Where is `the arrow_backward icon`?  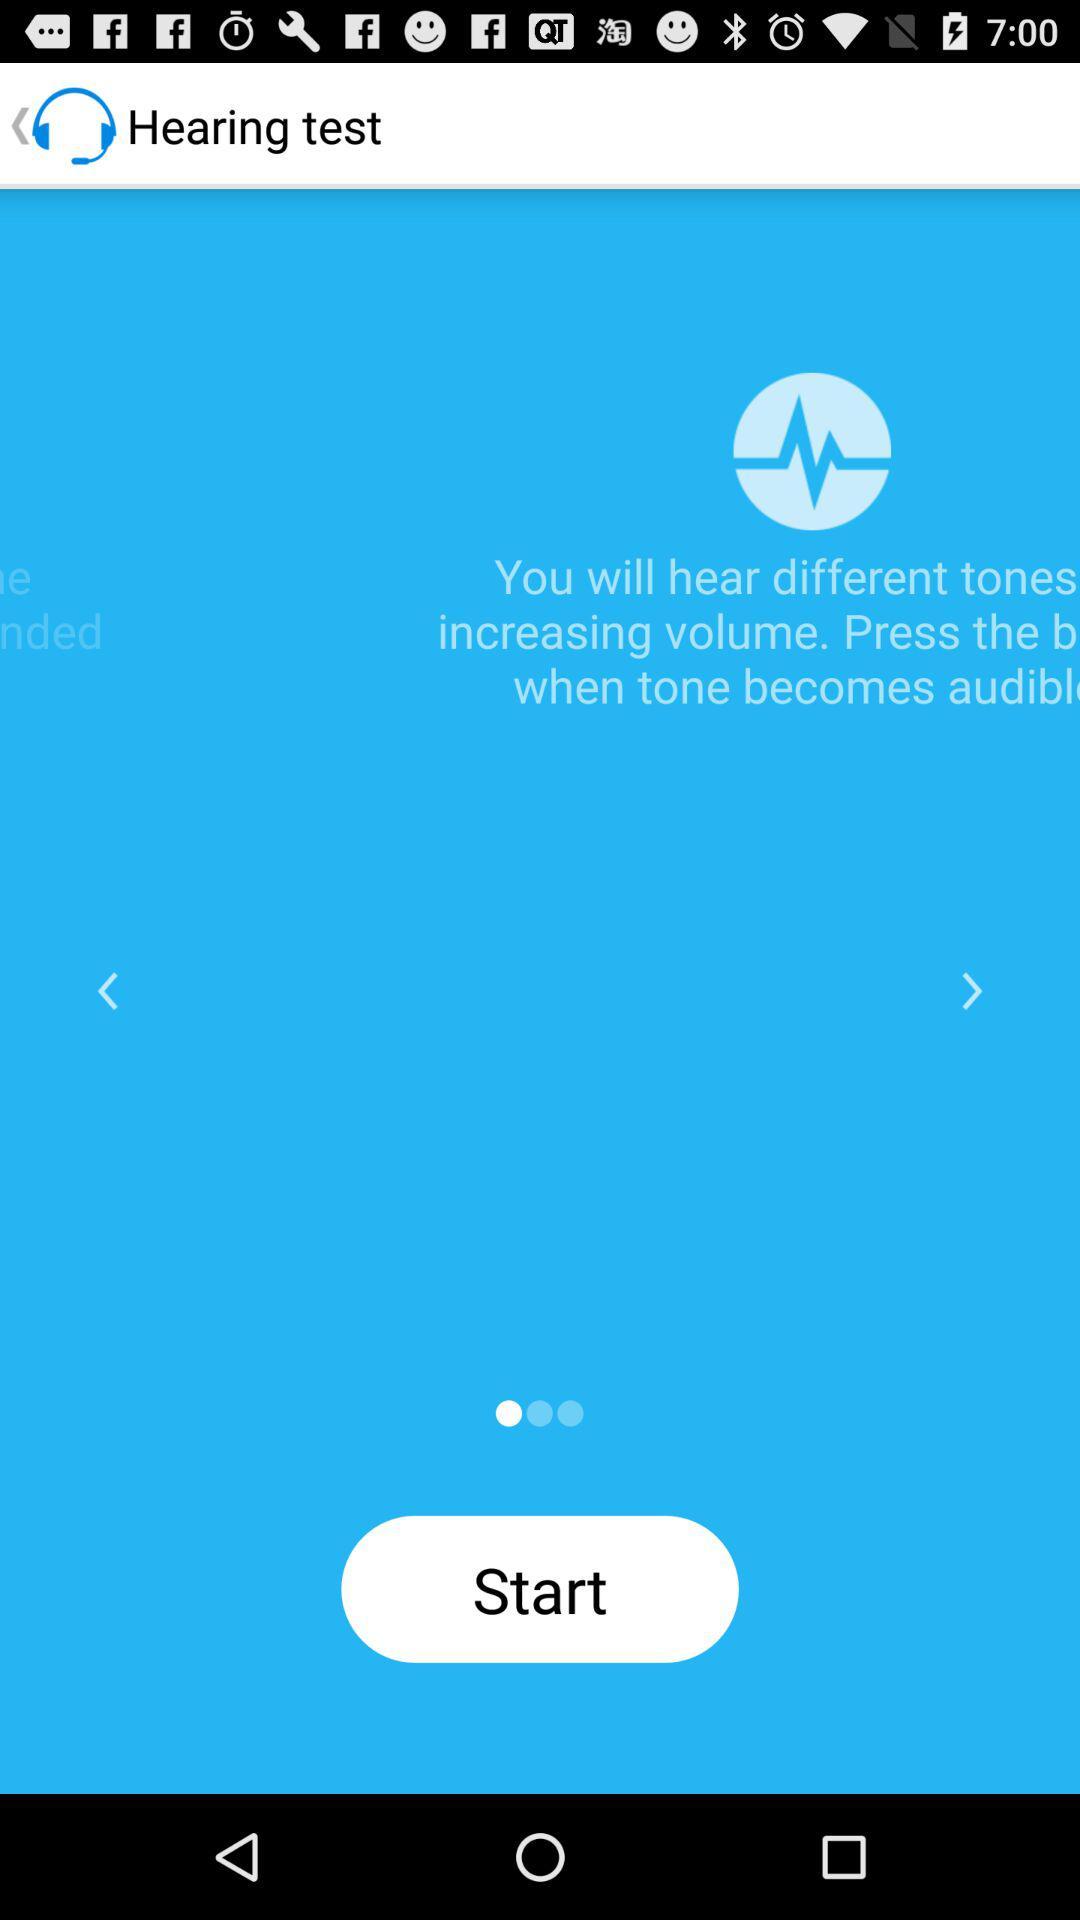 the arrow_backward icon is located at coordinates (107, 1059).